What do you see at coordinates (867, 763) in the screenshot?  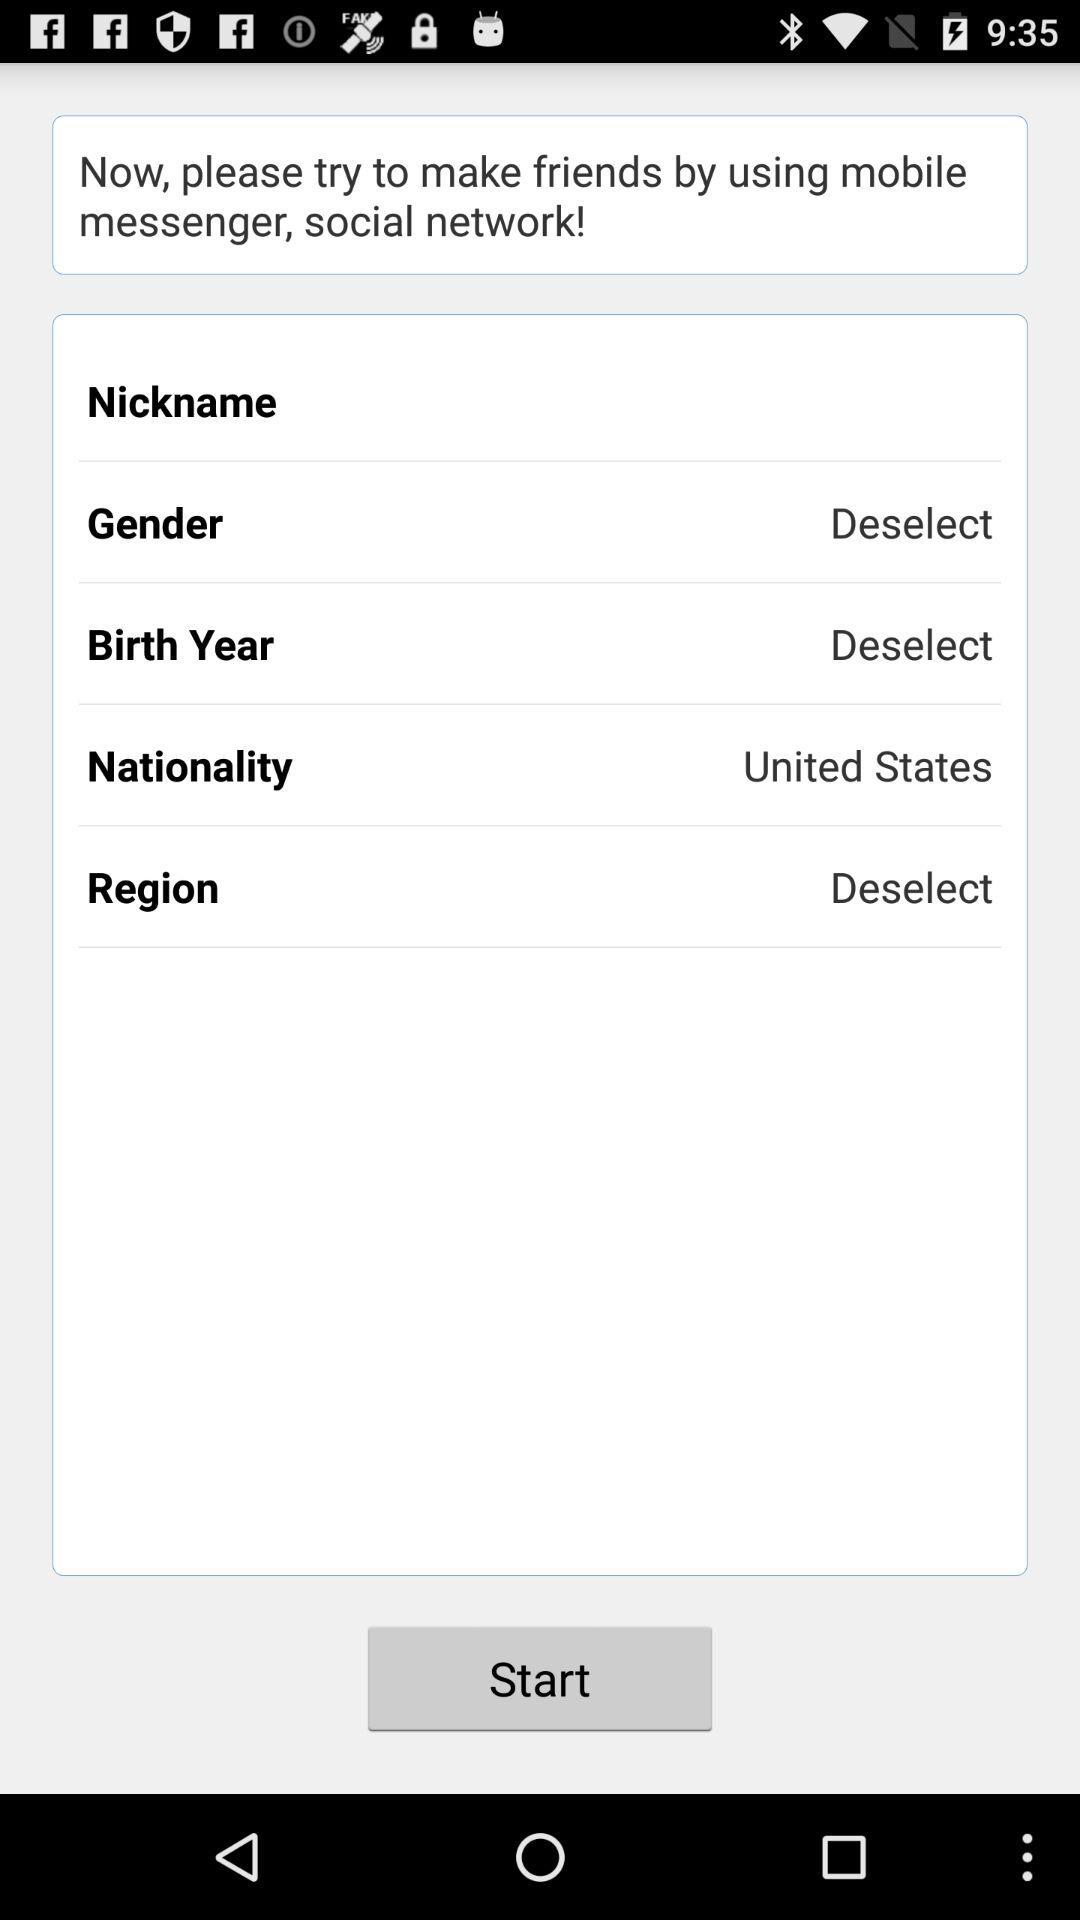 I see `icon to the right of the nationality icon` at bounding box center [867, 763].